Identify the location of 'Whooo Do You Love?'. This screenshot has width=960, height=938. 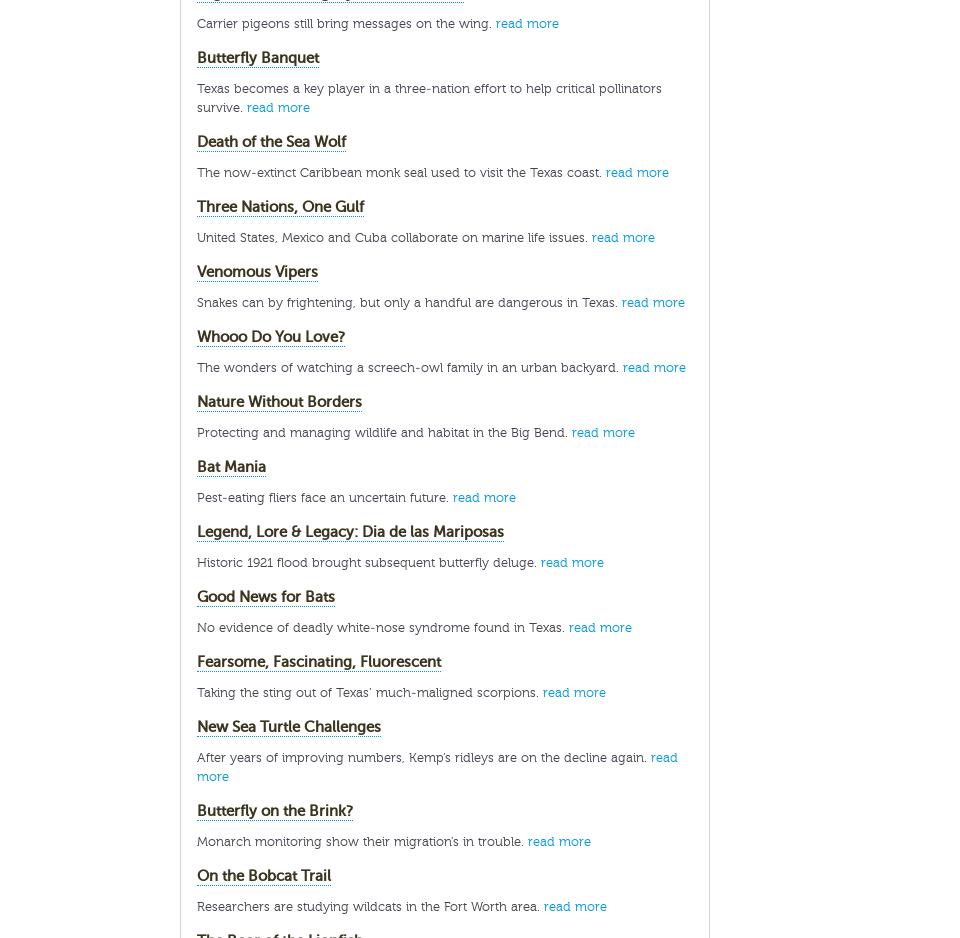
(270, 337).